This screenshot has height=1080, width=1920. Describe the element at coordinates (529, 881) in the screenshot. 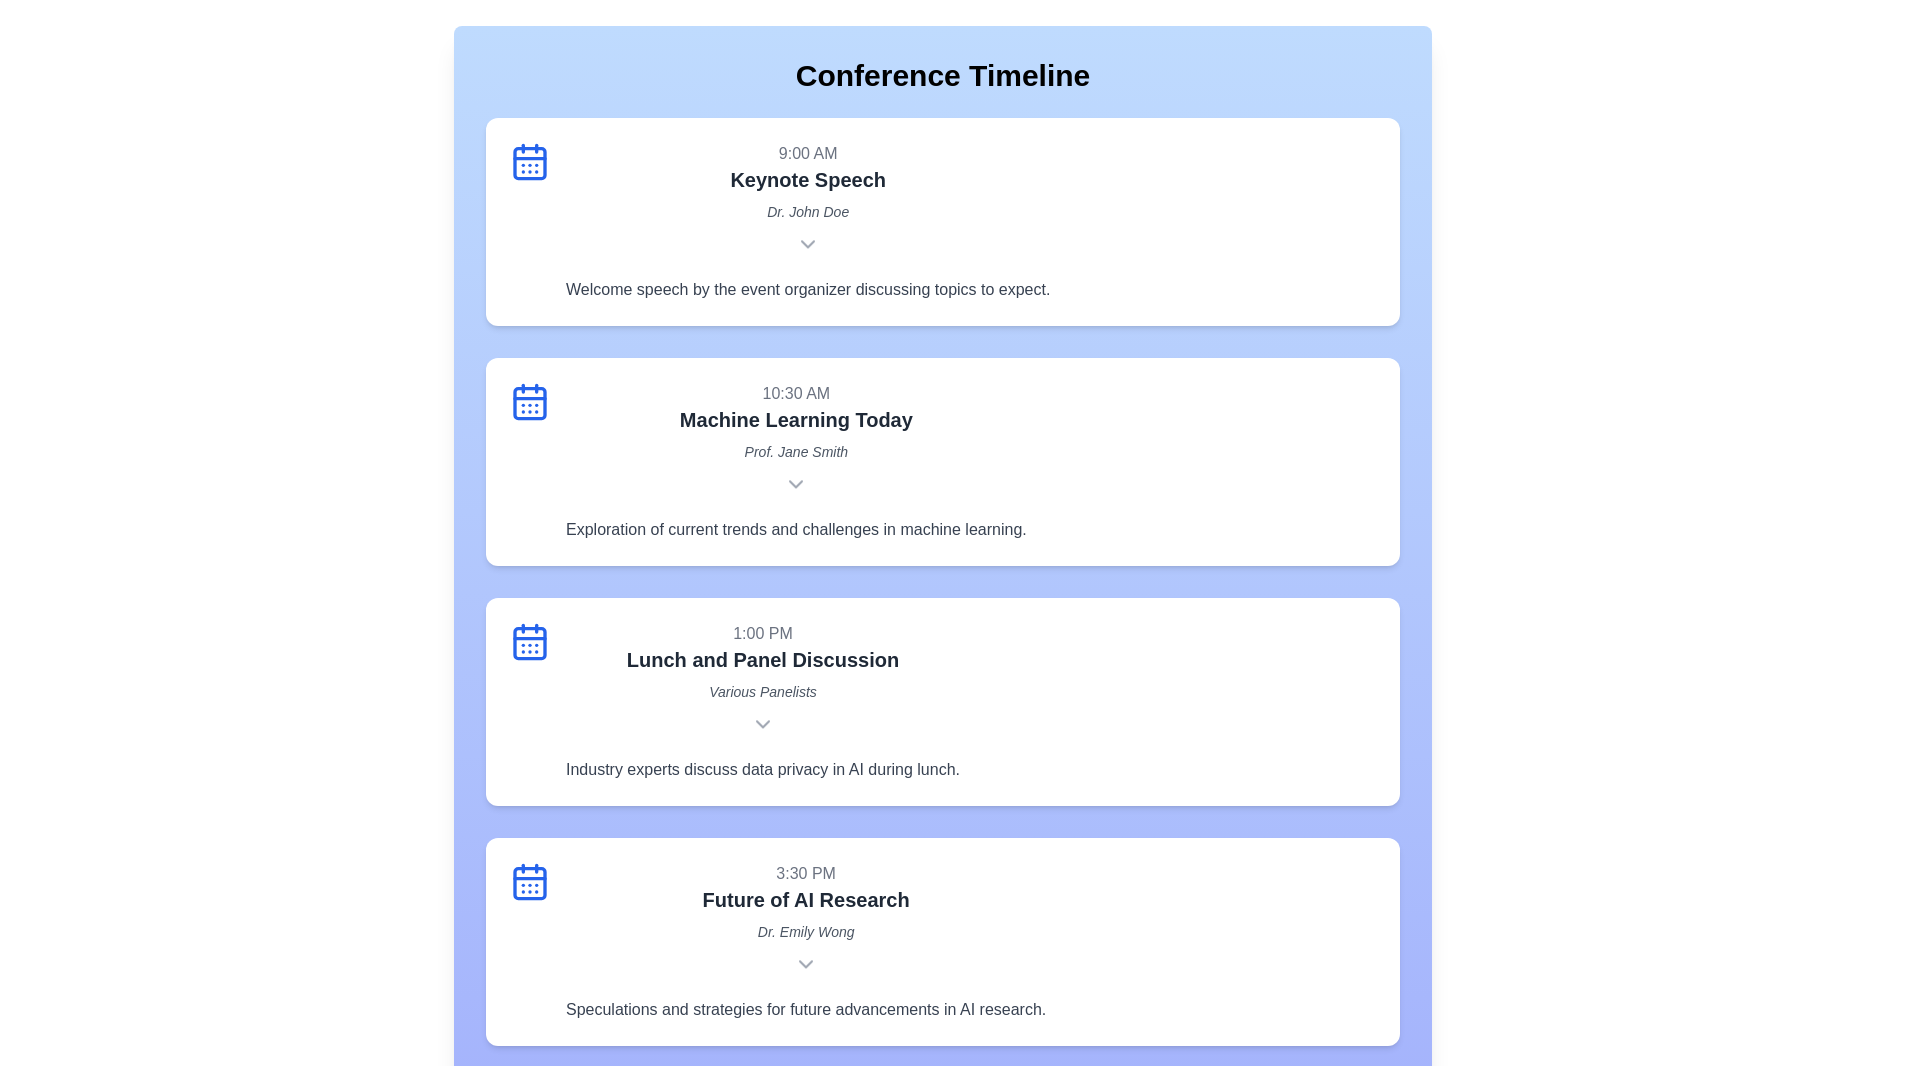

I see `the calendar icon located in the top-left corner of the fourth event card titled 'Future of AI Research', which is visually associated with a timed event` at that location.